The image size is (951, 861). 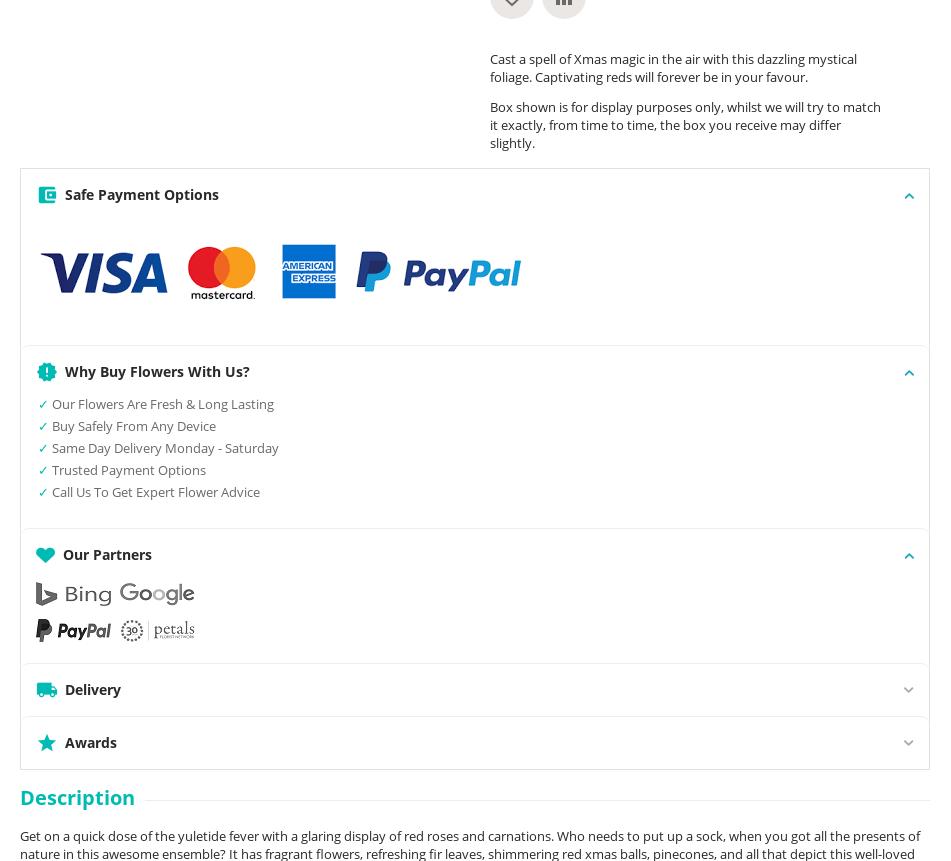 I want to click on 'Awards', so click(x=91, y=742).